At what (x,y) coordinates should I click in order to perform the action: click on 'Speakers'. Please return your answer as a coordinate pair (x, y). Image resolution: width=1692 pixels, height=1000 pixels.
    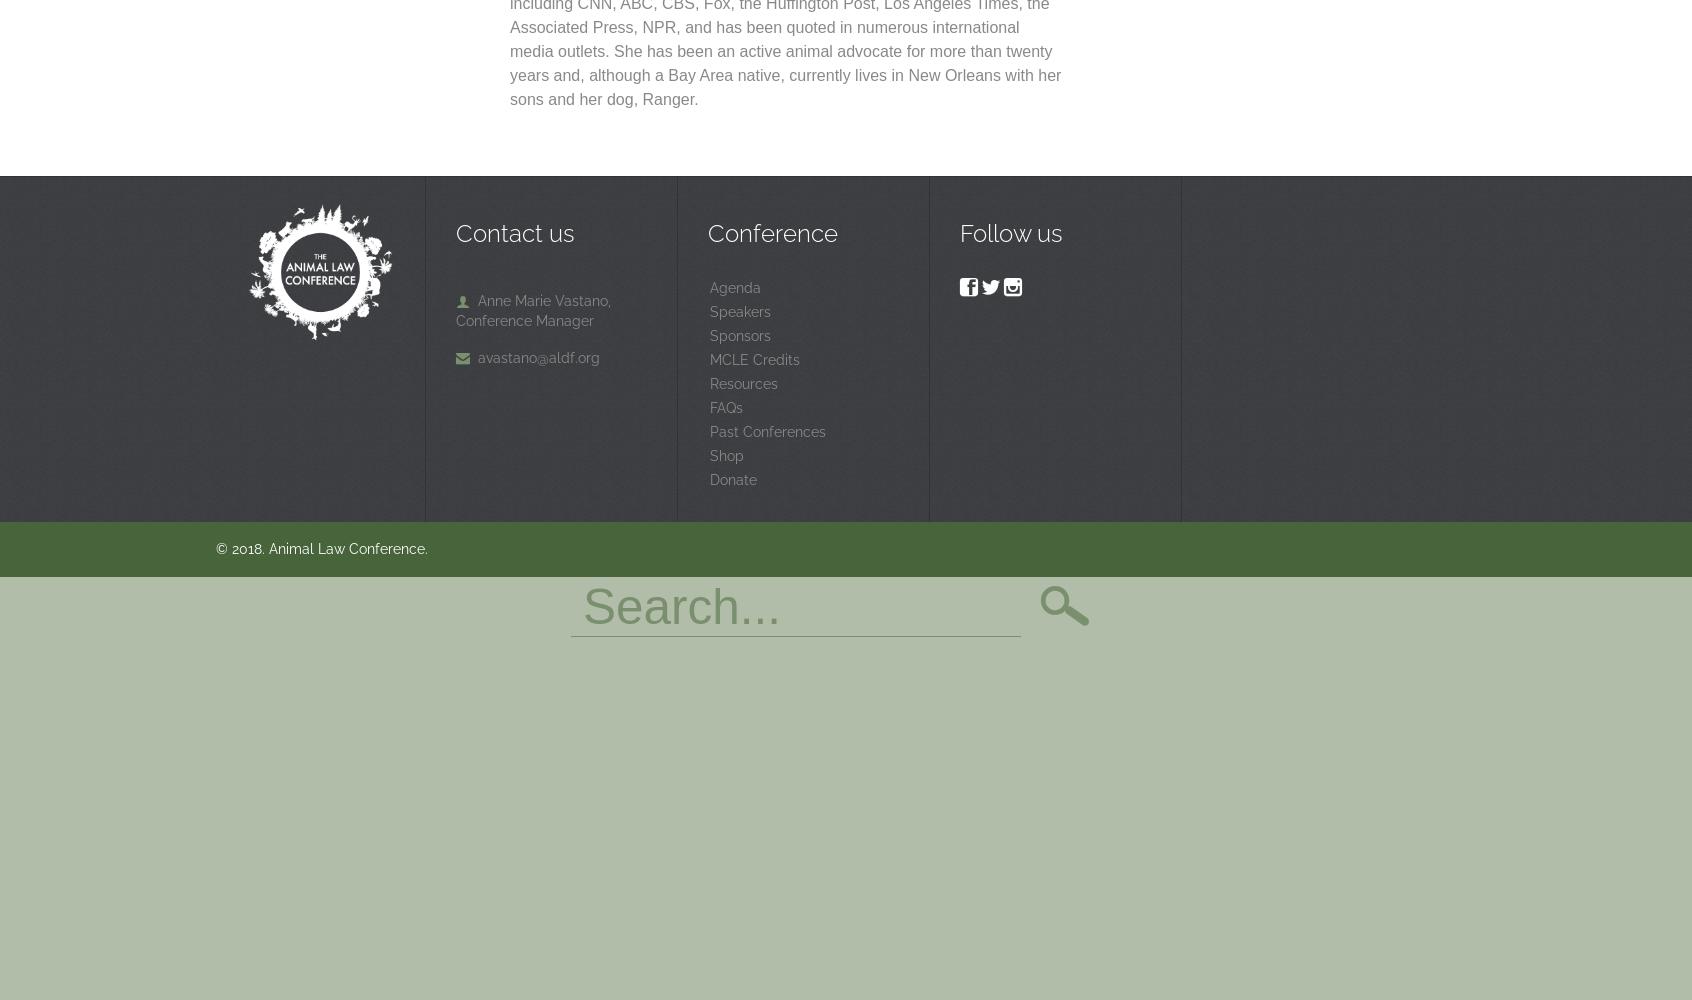
    Looking at the image, I should click on (739, 311).